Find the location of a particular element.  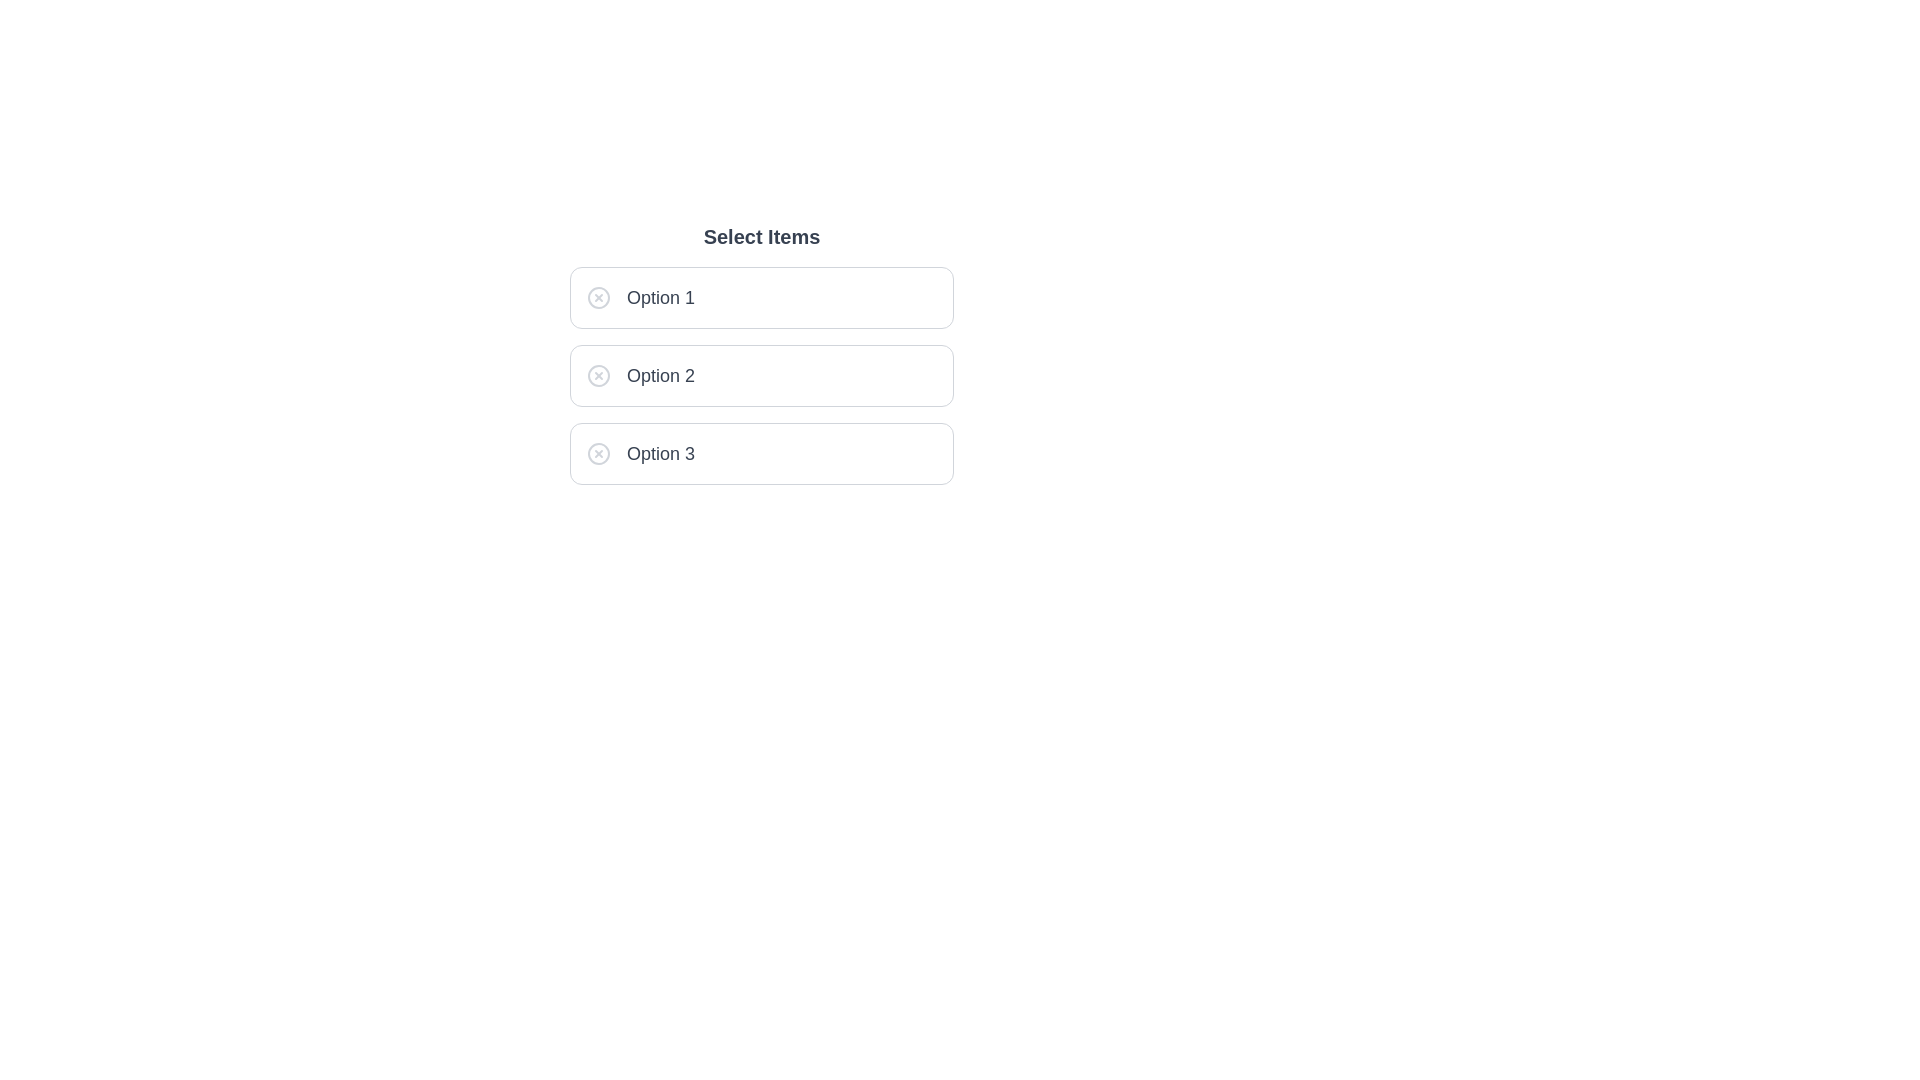

the circular gray button with a small cross inside, located to the left of 'Option 2' in the second row of a vertical list is located at coordinates (598, 375).